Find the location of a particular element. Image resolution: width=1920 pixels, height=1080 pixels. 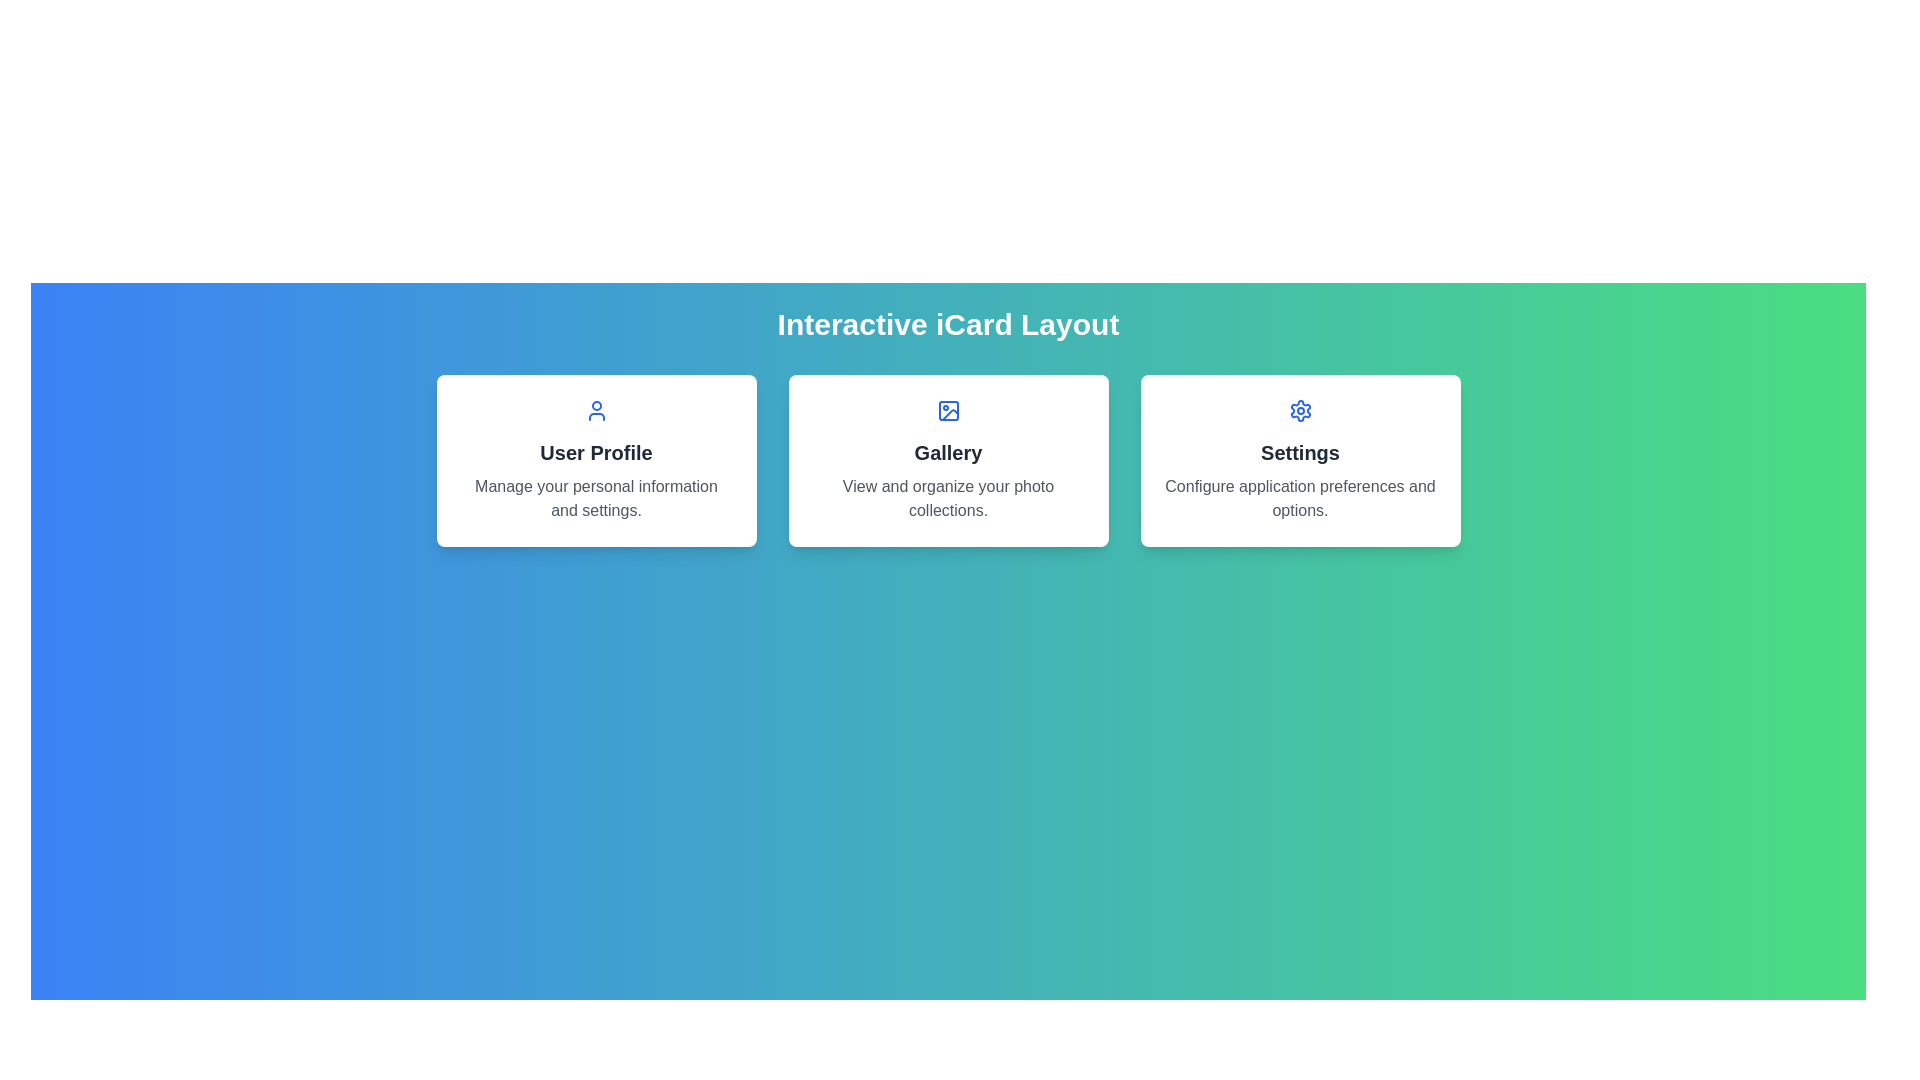

the Text Label that displays 'View and organize your photo collections.' located in the 'Gallery' card, positioned below the heading 'Gallery' is located at coordinates (947, 497).